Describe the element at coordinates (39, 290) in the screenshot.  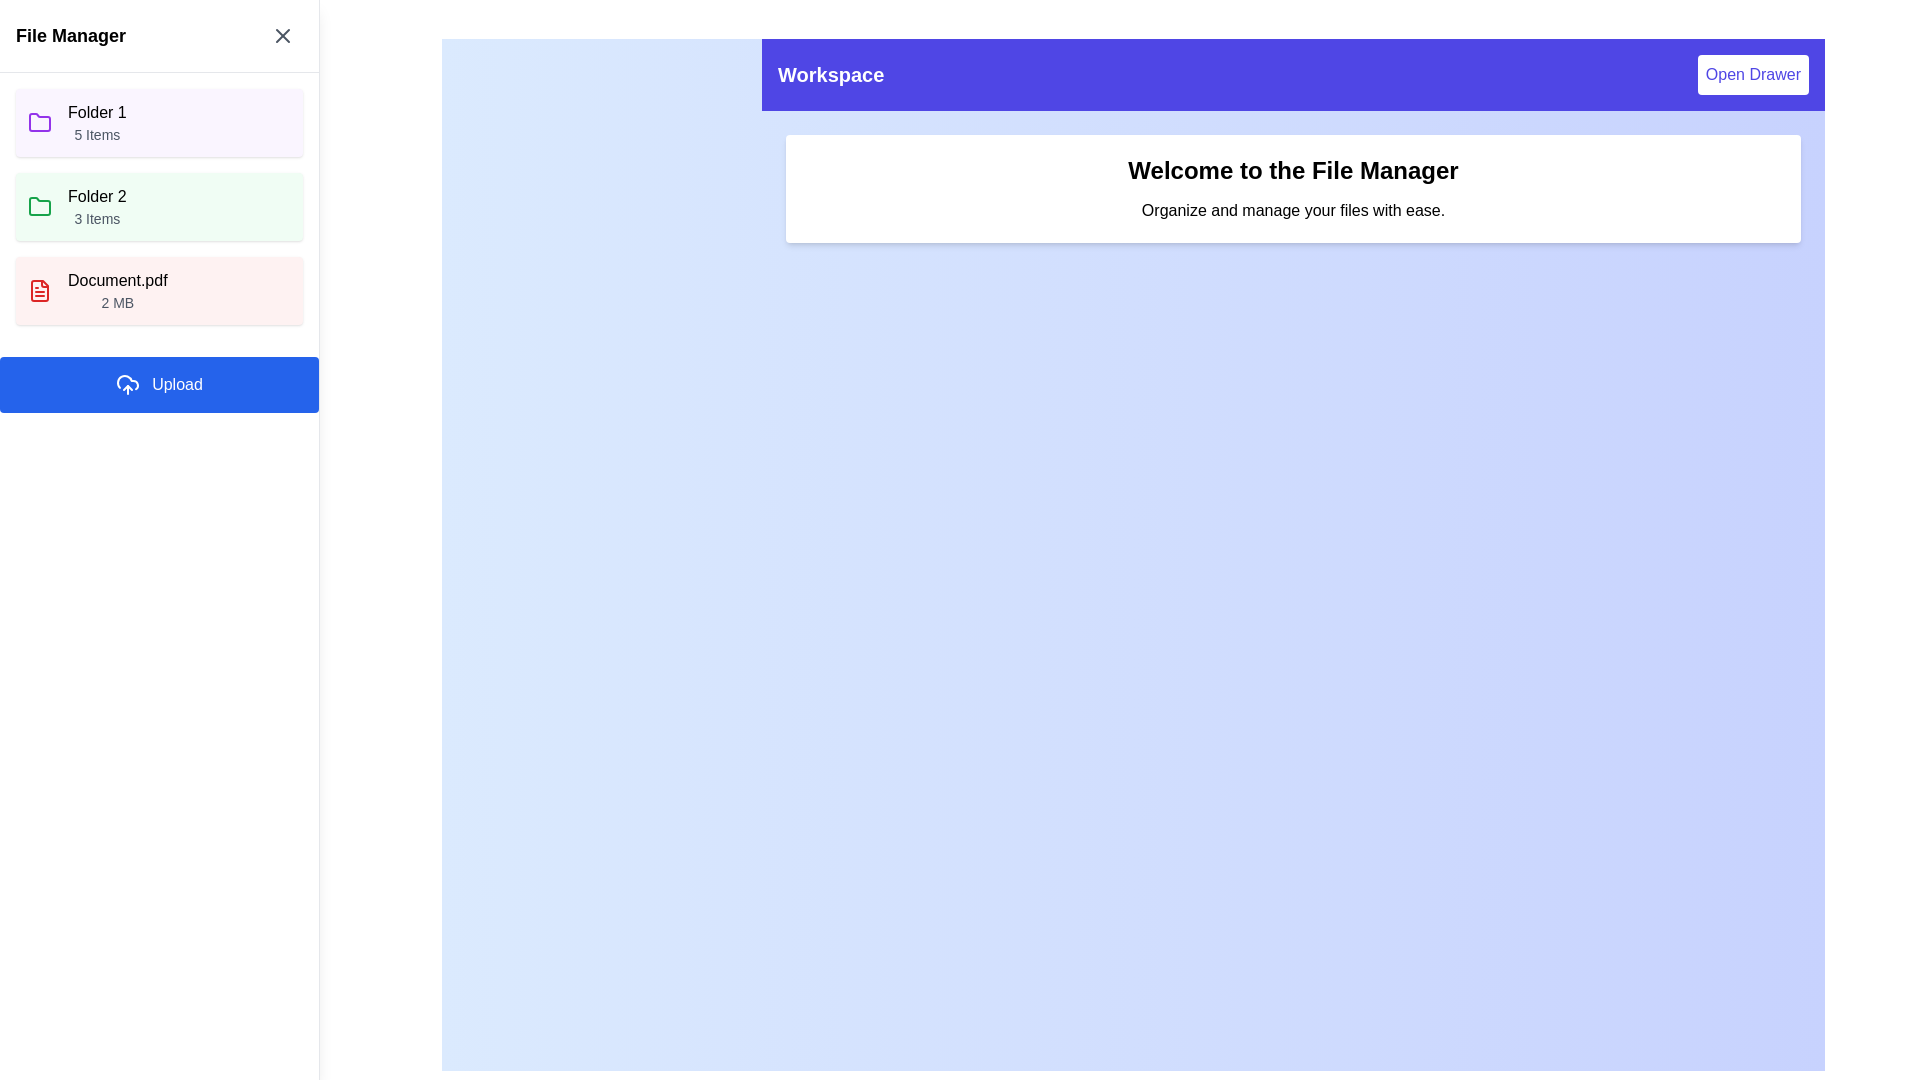
I see `the red-tinted file icon representing 'Document.pdf' located on the left side of the file manager interface` at that location.